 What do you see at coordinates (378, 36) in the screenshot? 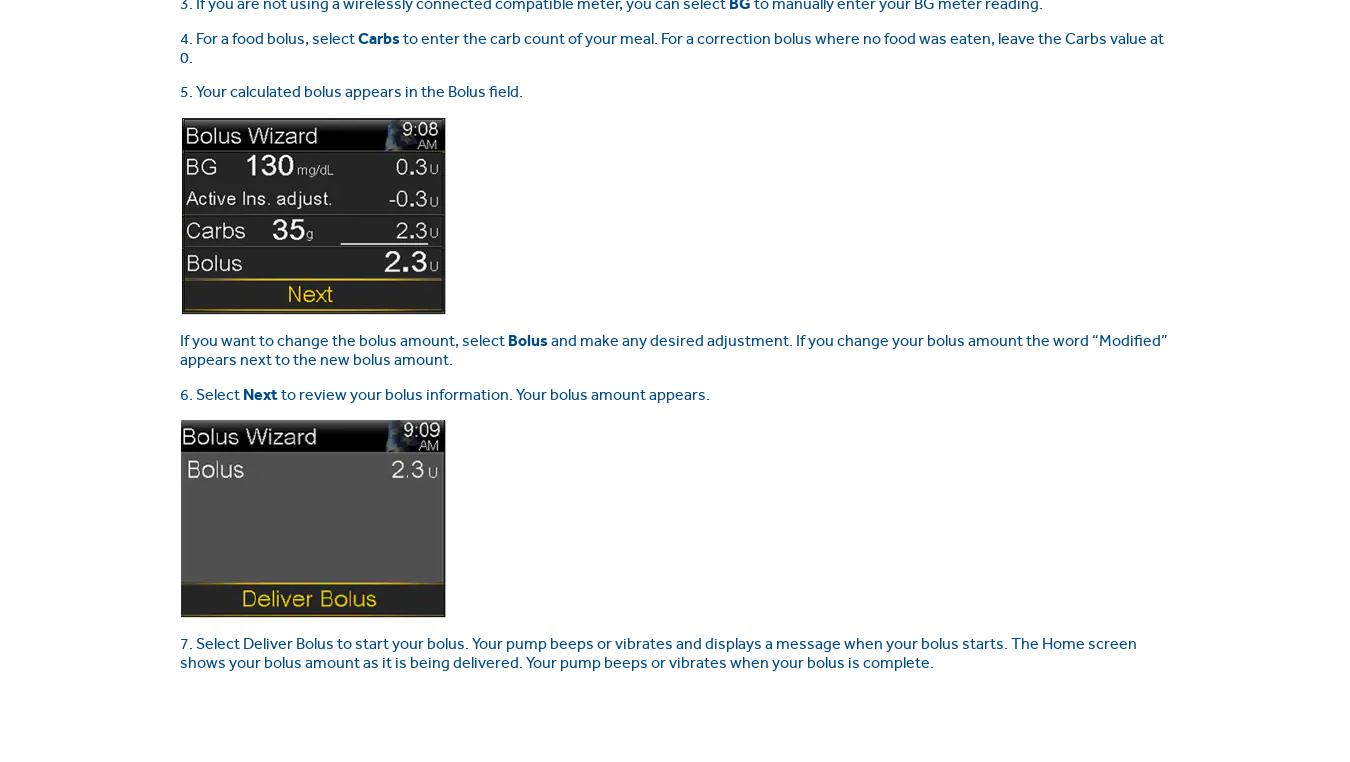
I see `'Carbs'` at bounding box center [378, 36].